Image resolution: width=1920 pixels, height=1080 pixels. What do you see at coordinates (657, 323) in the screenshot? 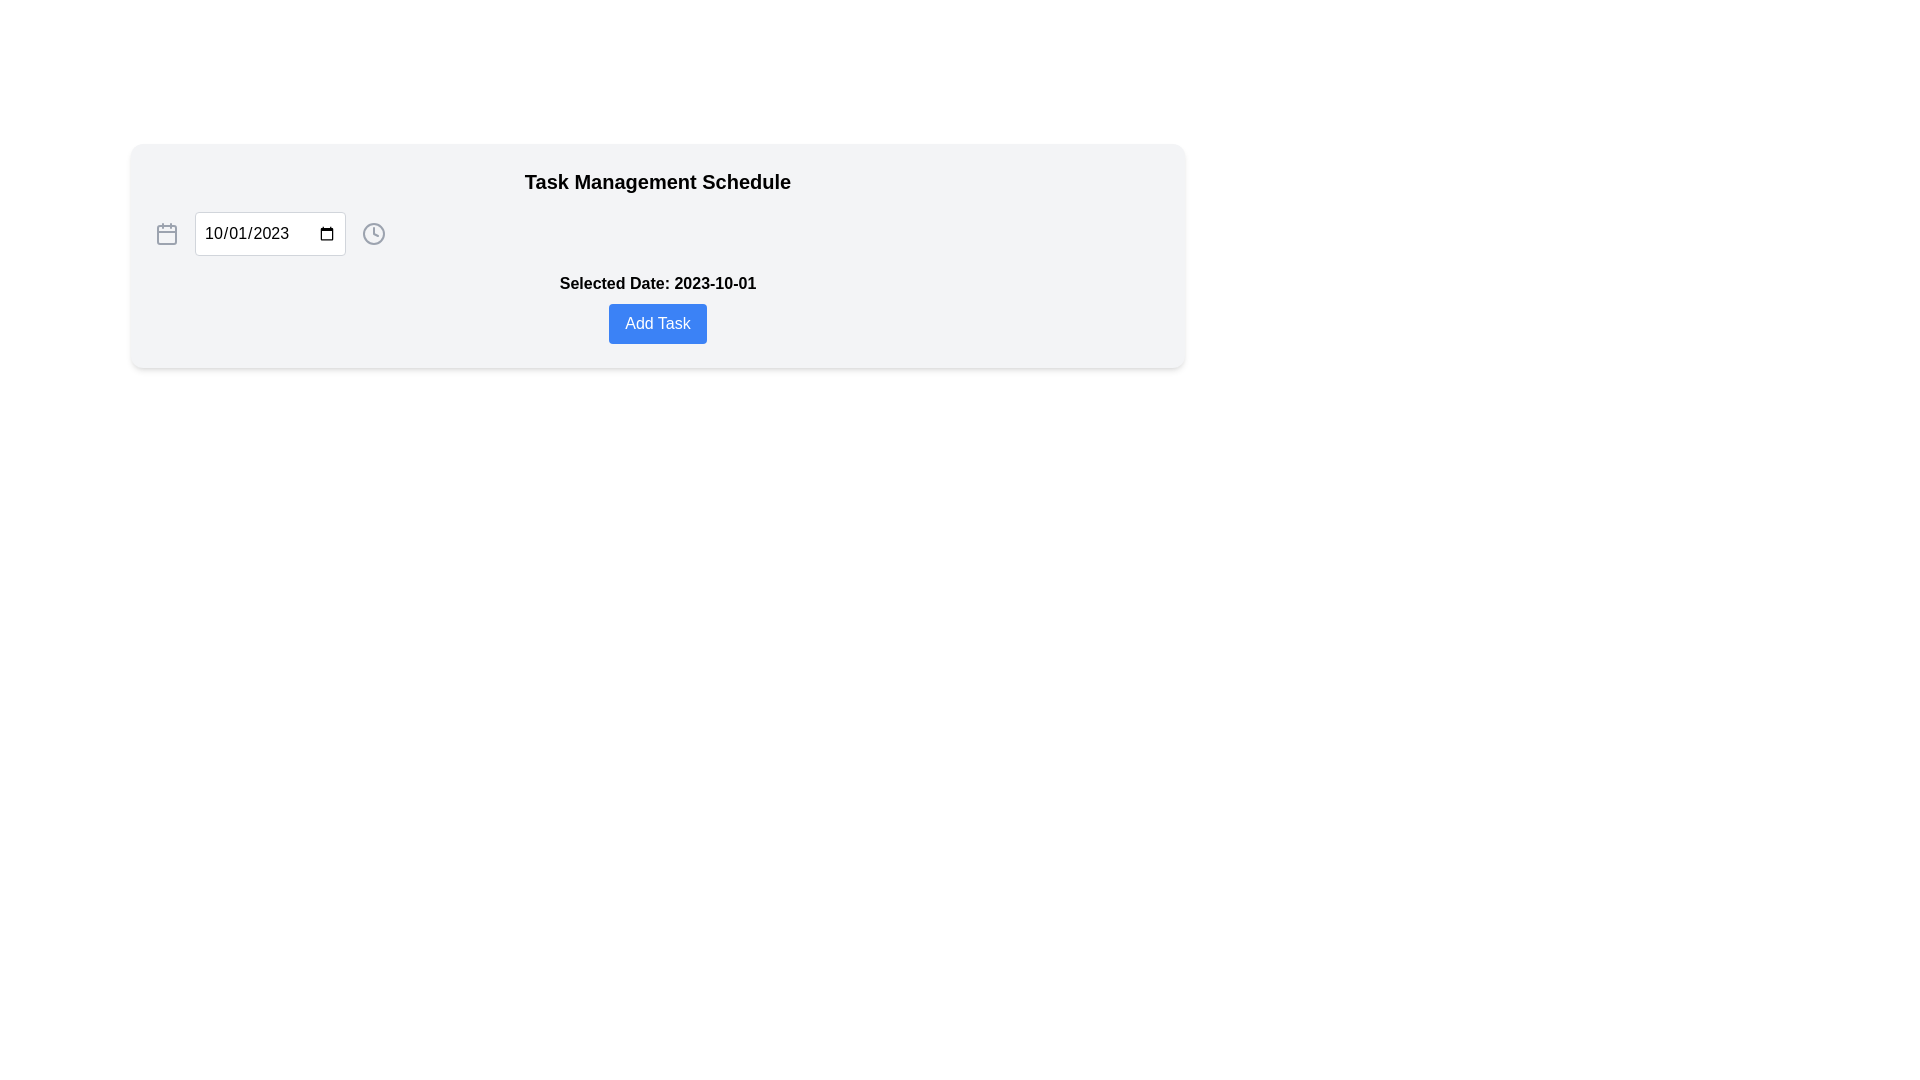
I see `the 'Add Task' button, which is a rectangular button with rounded corners, blue background, and white text, located below 'Selected Date: 2023-10-01' in the 'Task Management Schedule' section` at bounding box center [657, 323].